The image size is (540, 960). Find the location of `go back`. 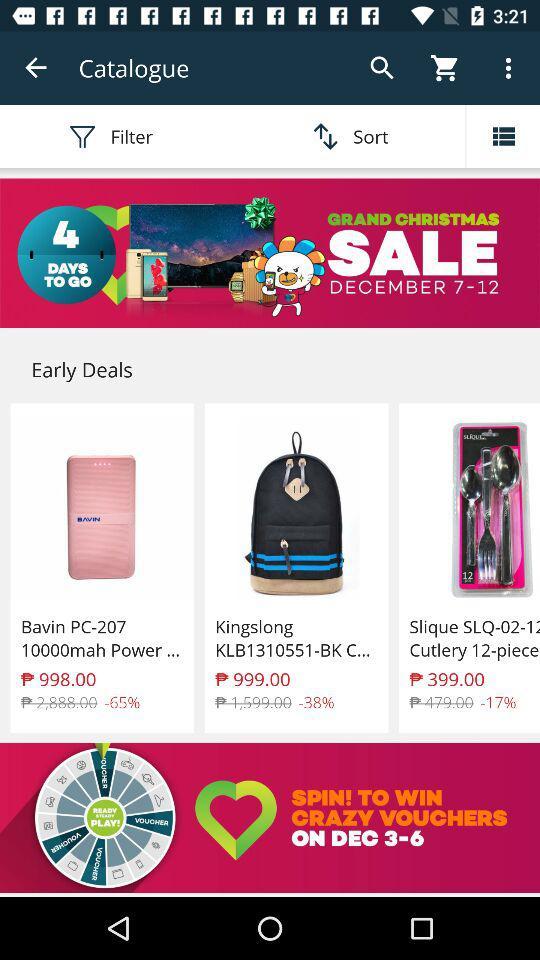

go back is located at coordinates (36, 68).